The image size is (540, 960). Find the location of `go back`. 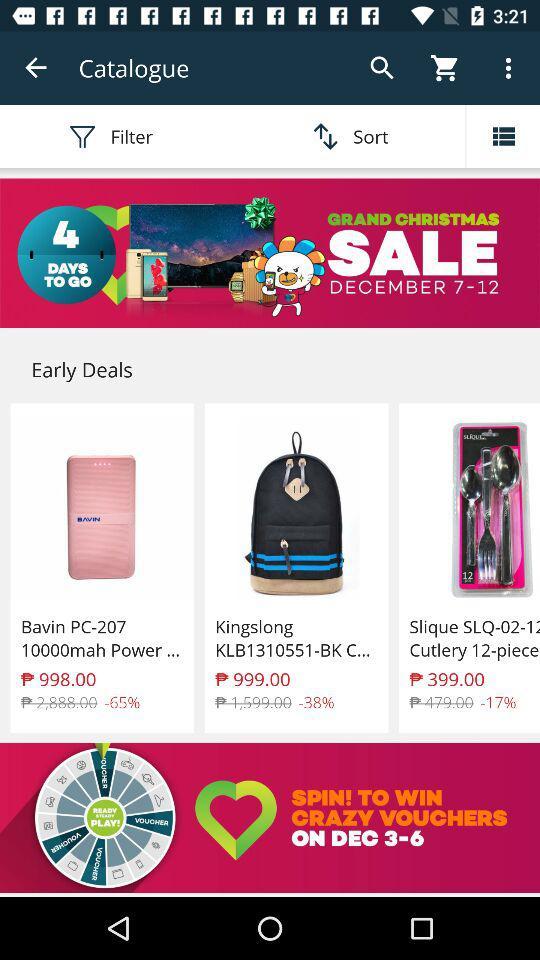

go back is located at coordinates (36, 68).